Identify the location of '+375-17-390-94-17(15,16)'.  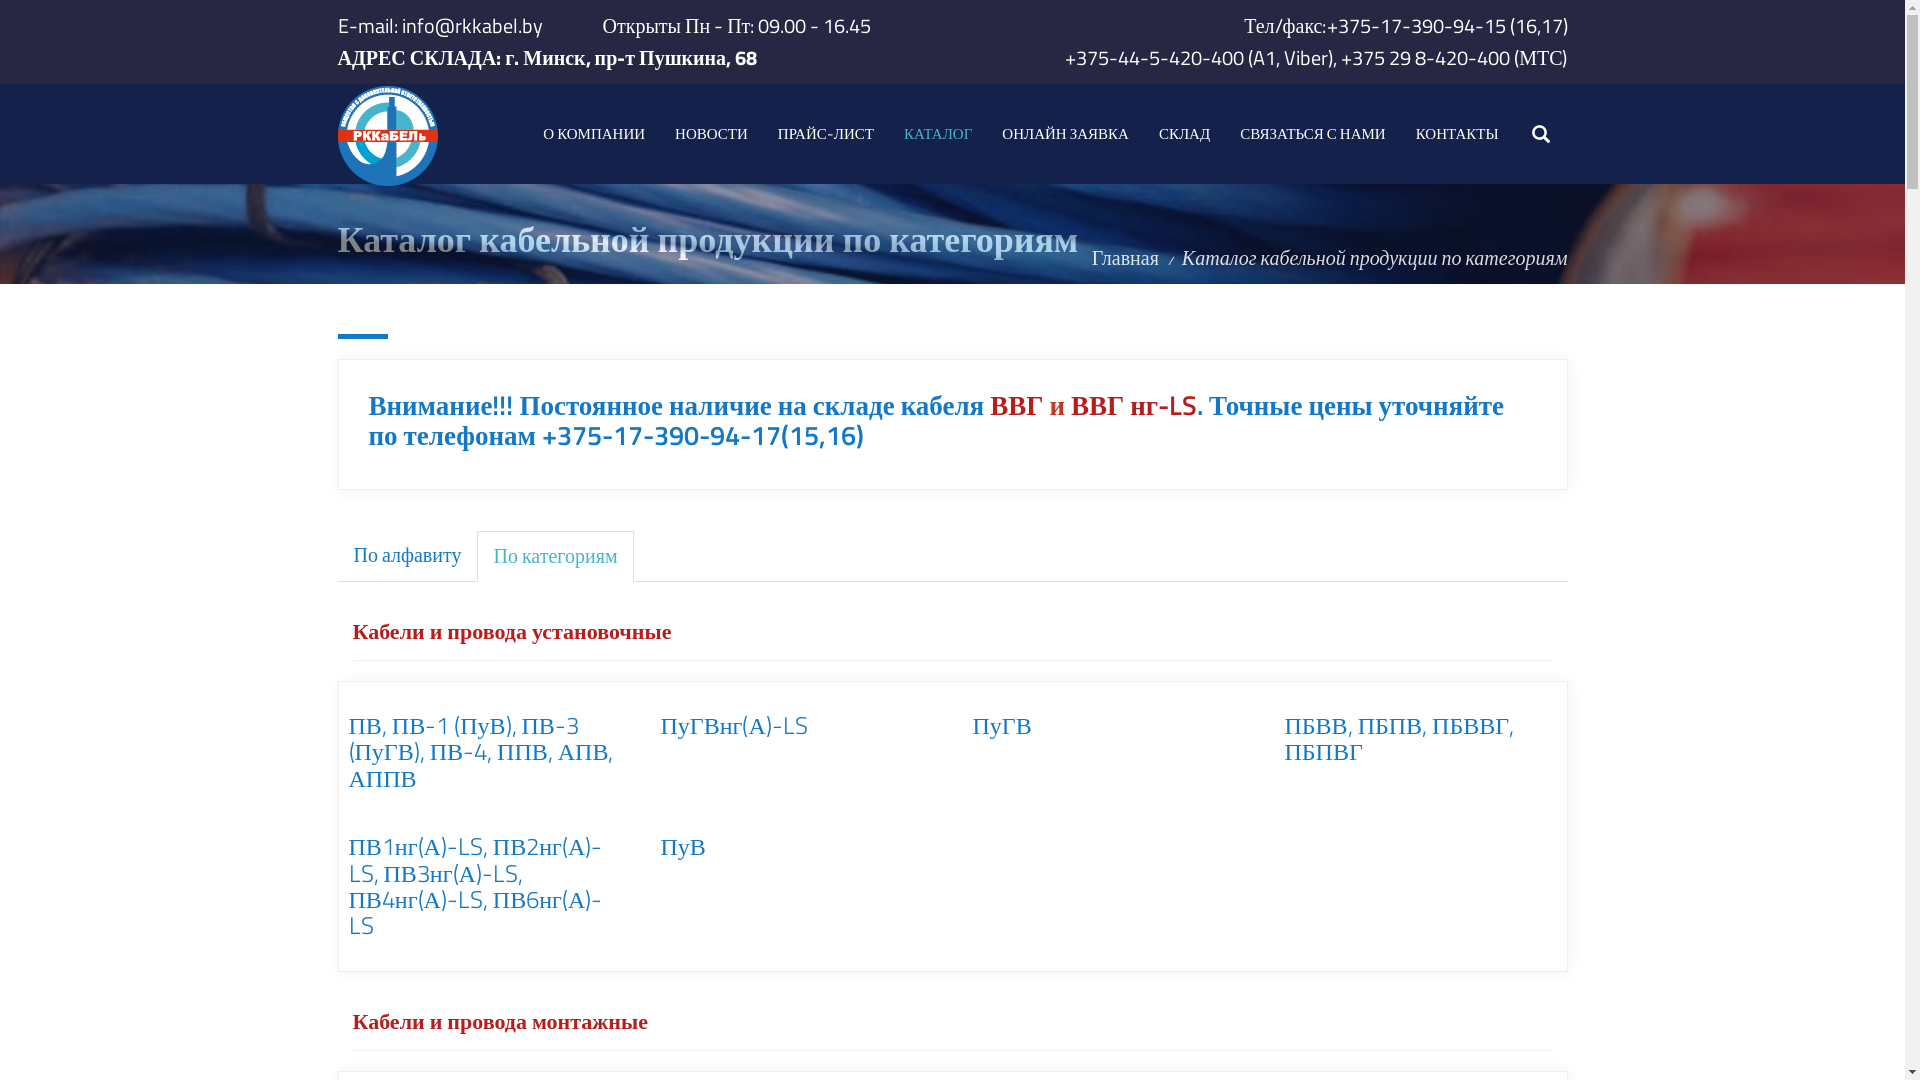
(702, 433).